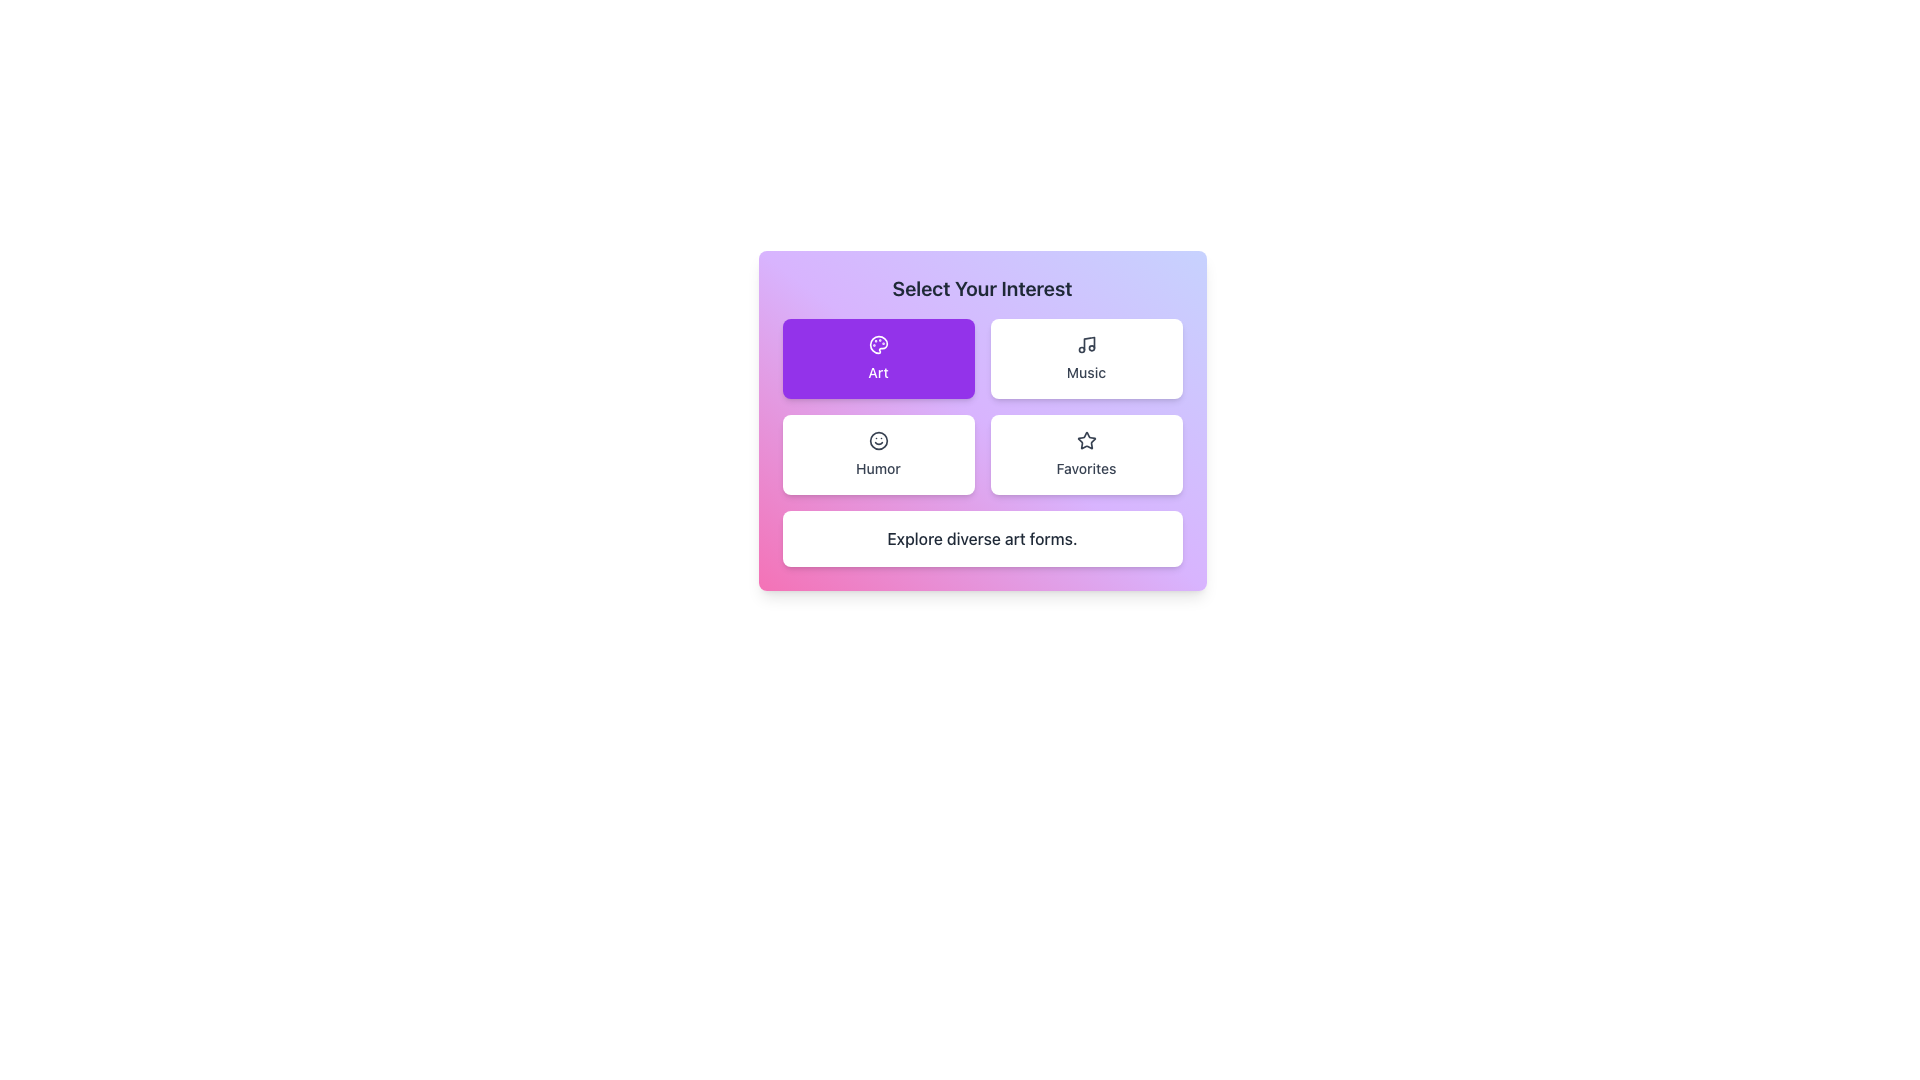 The width and height of the screenshot is (1920, 1080). What do you see at coordinates (1085, 343) in the screenshot?
I see `the 'Music' category icon located in the interest selection menu, which is visually represented to aid in quick identification of this category` at bounding box center [1085, 343].